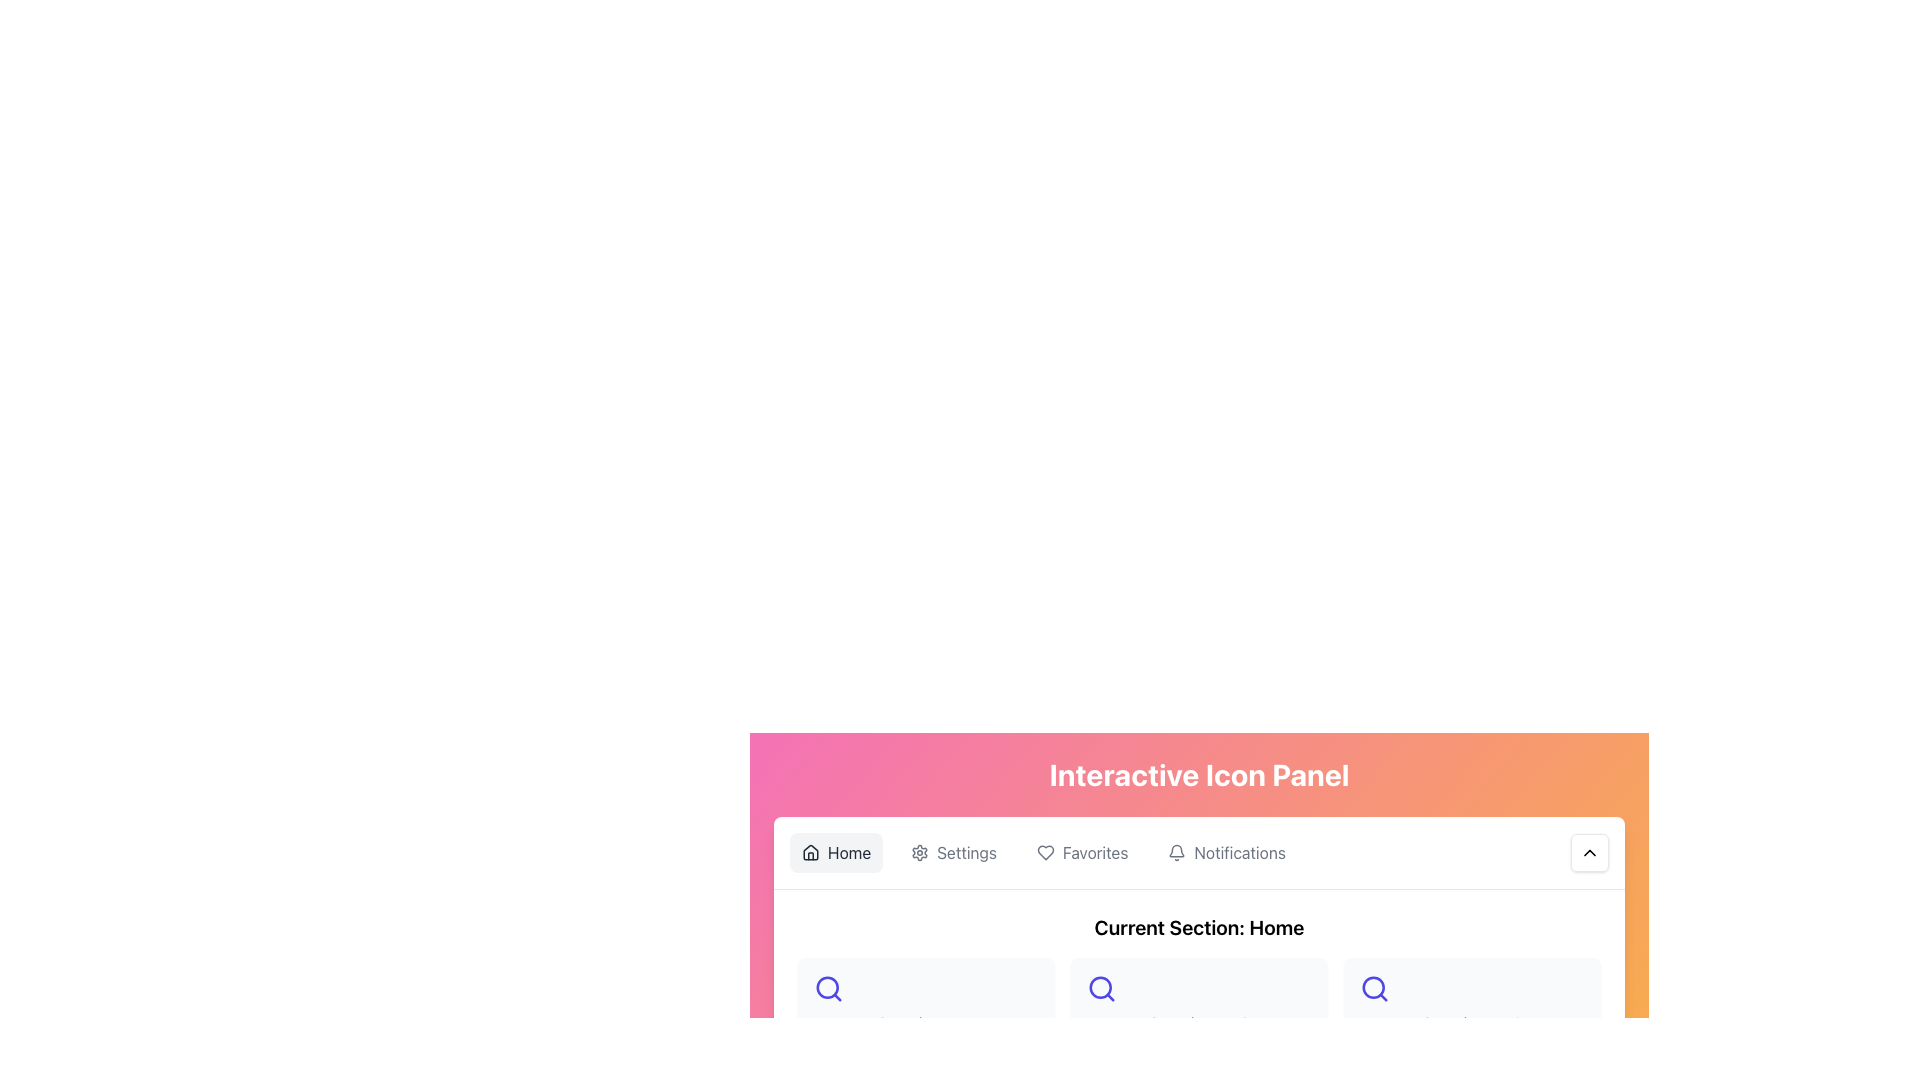 The height and width of the screenshot is (1080, 1920). What do you see at coordinates (849, 852) in the screenshot?
I see `the 'Home' label located in the navigation bar, positioned to the right of the house icon` at bounding box center [849, 852].